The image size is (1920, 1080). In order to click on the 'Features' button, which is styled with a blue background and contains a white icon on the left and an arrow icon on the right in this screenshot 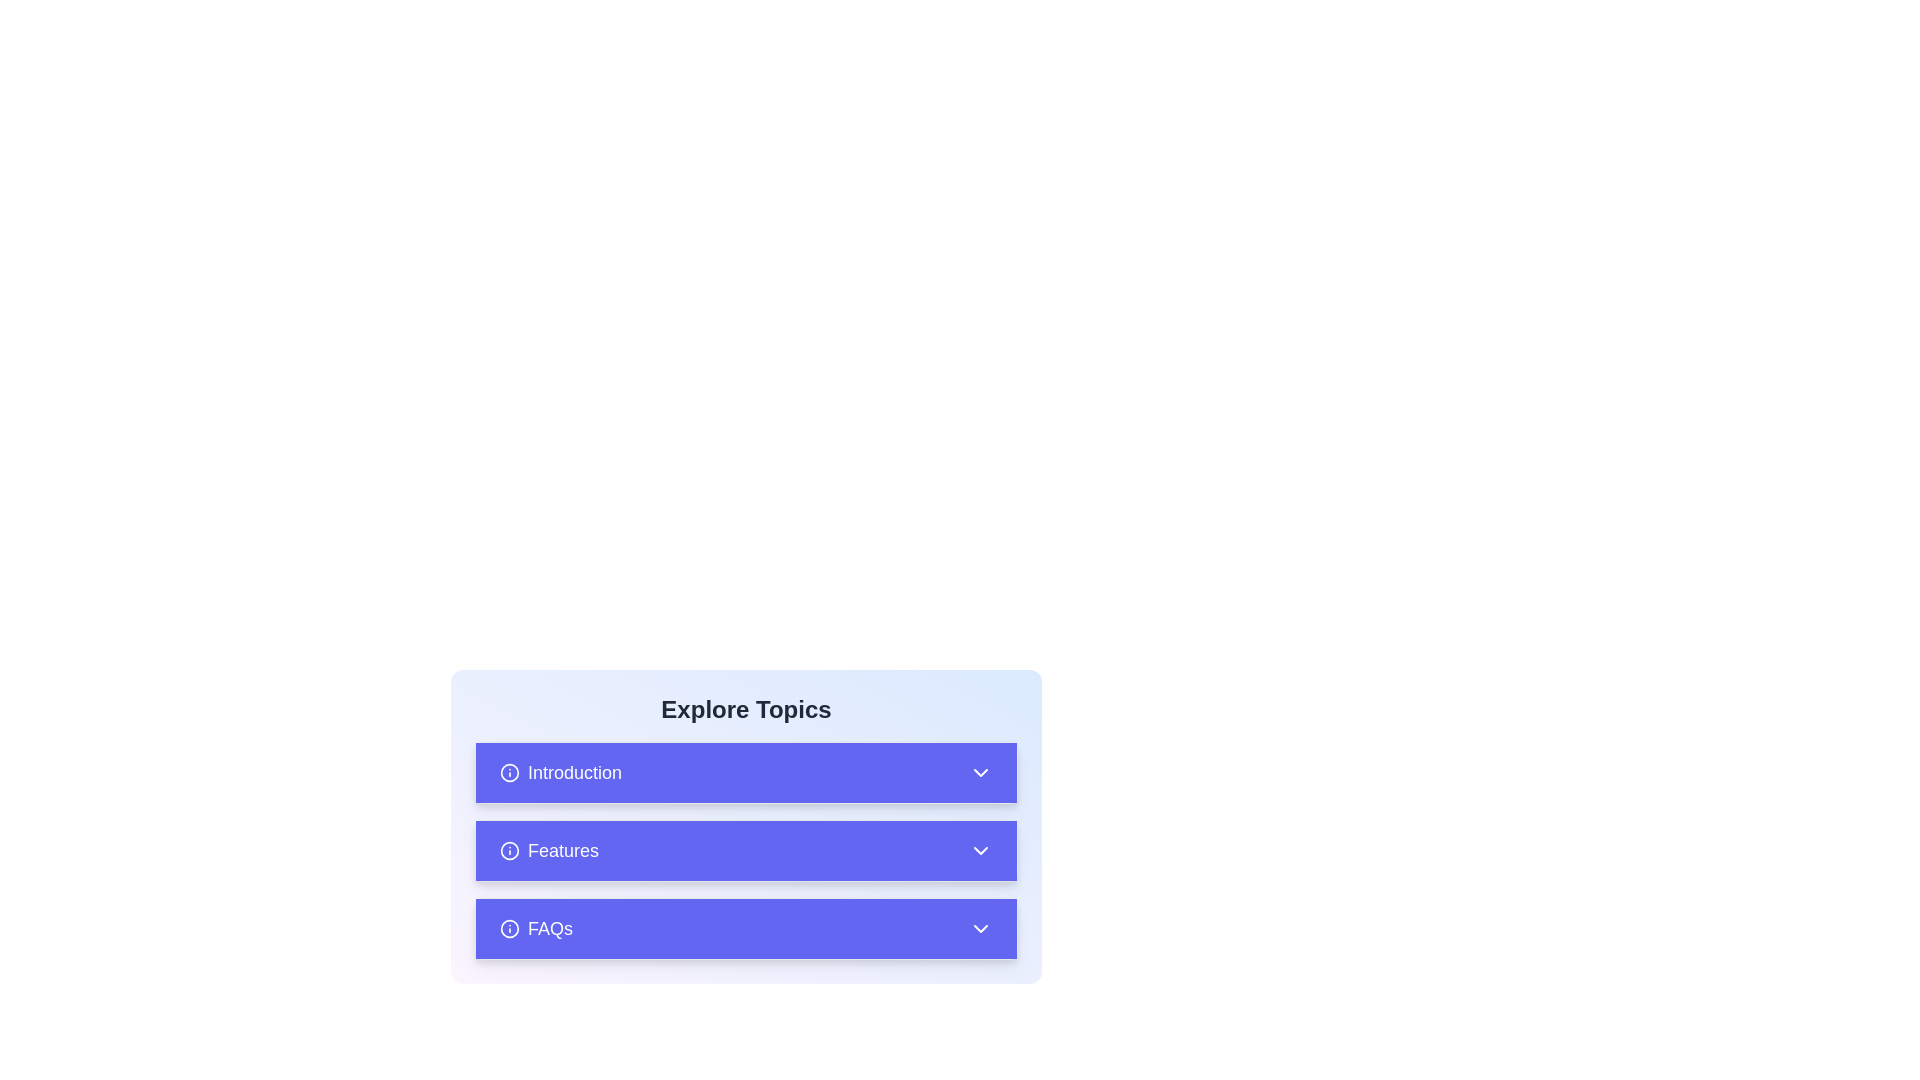, I will do `click(745, 815)`.